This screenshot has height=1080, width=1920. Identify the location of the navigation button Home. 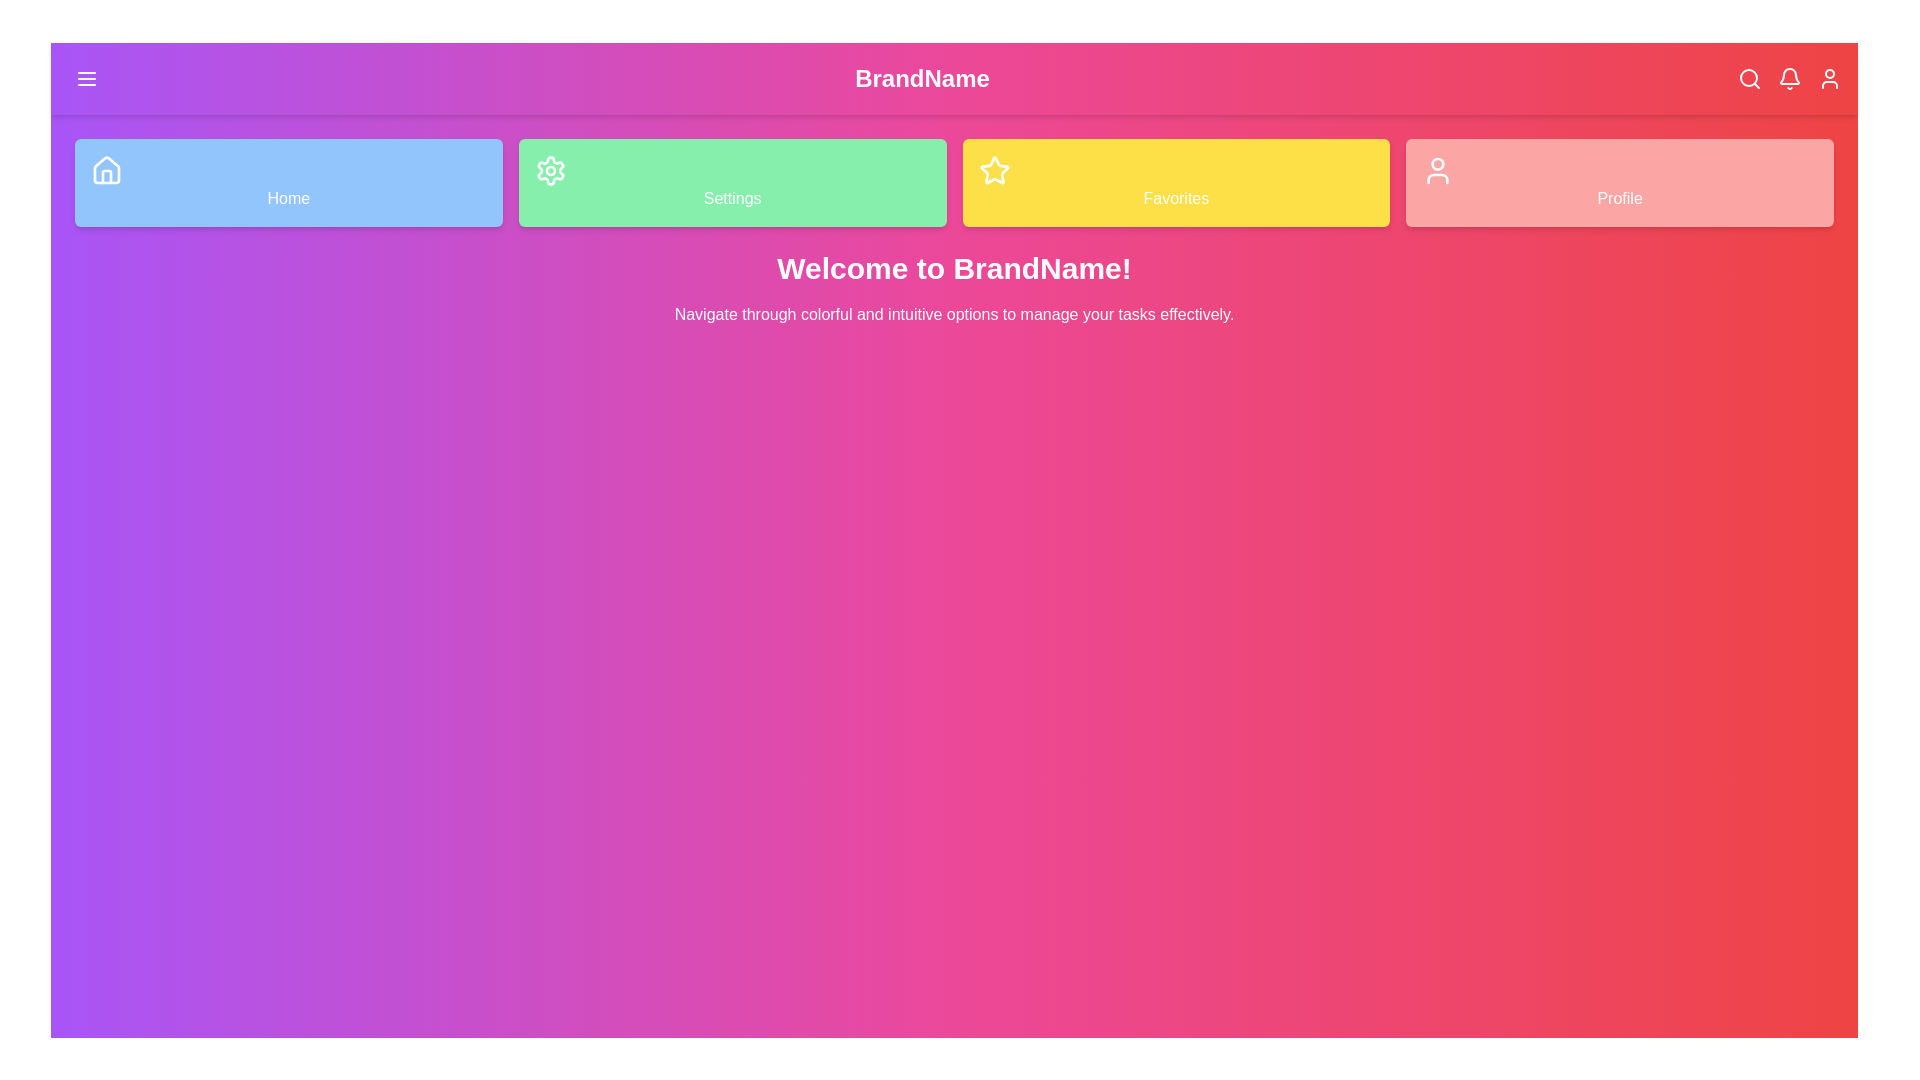
(287, 182).